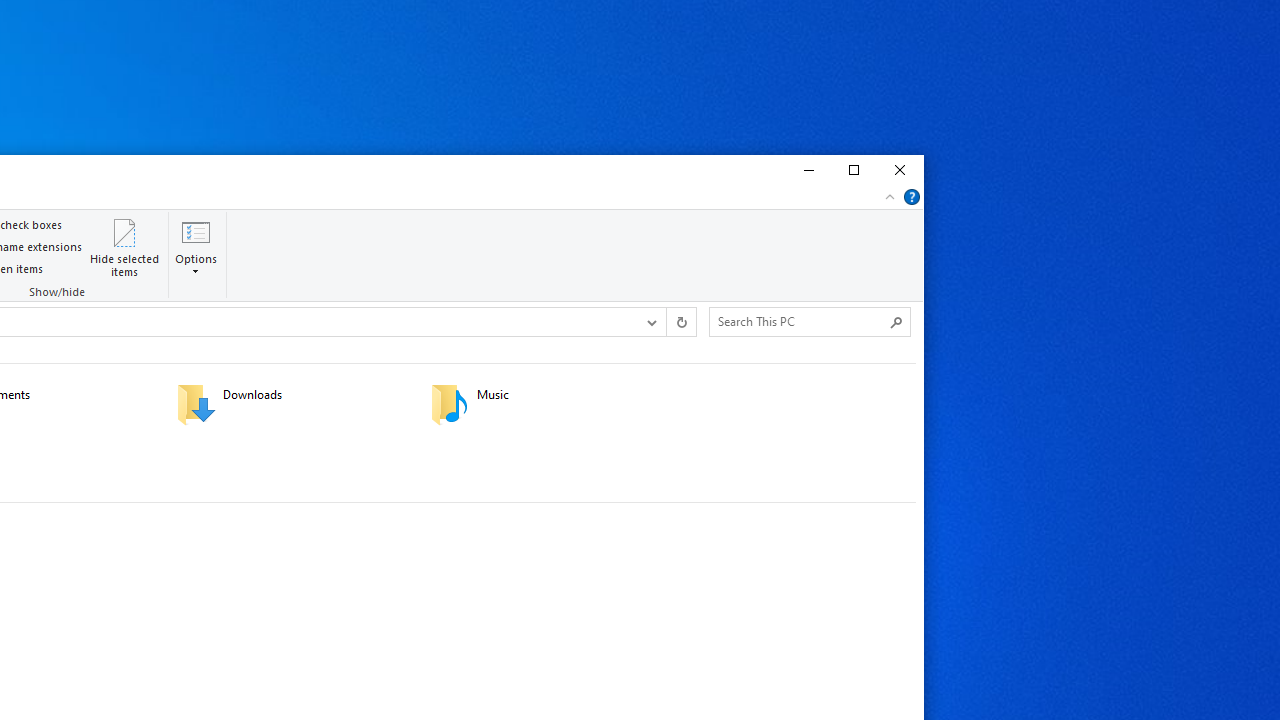 This screenshot has width=1280, height=720. What do you see at coordinates (853, 170) in the screenshot?
I see `'Maximize'` at bounding box center [853, 170].